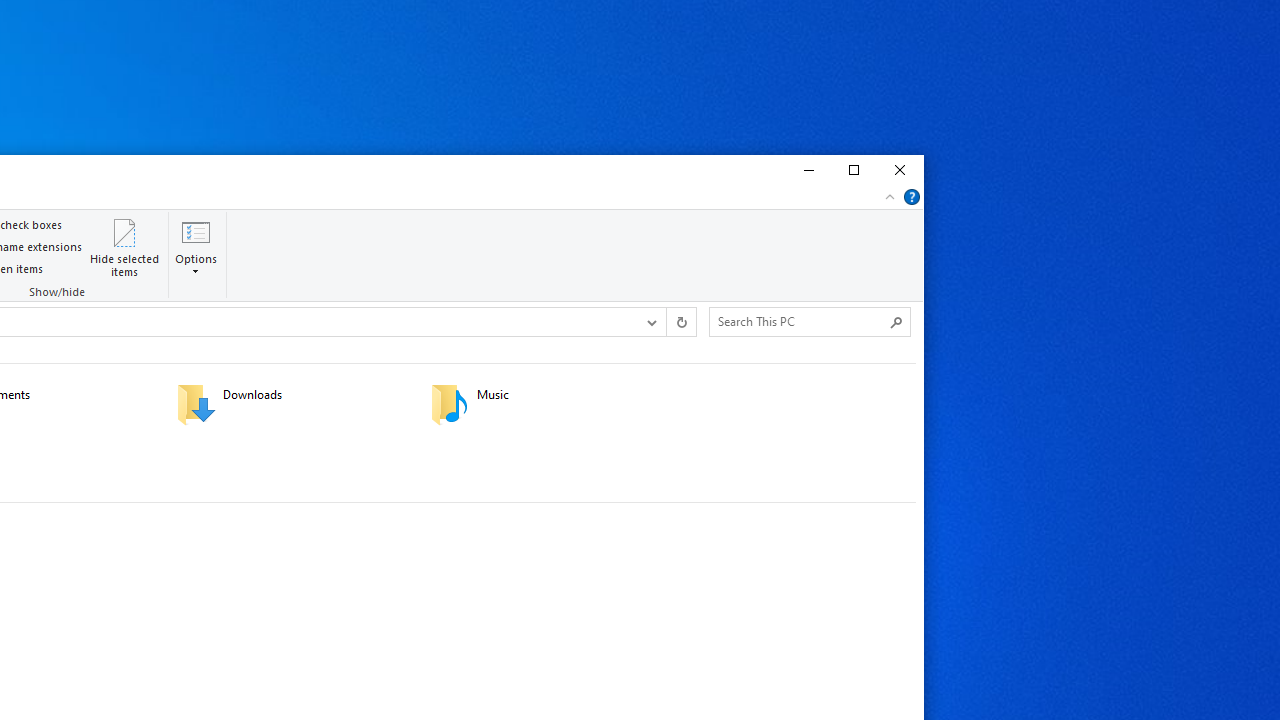 This screenshot has width=1280, height=720. What do you see at coordinates (853, 170) in the screenshot?
I see `'Maximize'` at bounding box center [853, 170].